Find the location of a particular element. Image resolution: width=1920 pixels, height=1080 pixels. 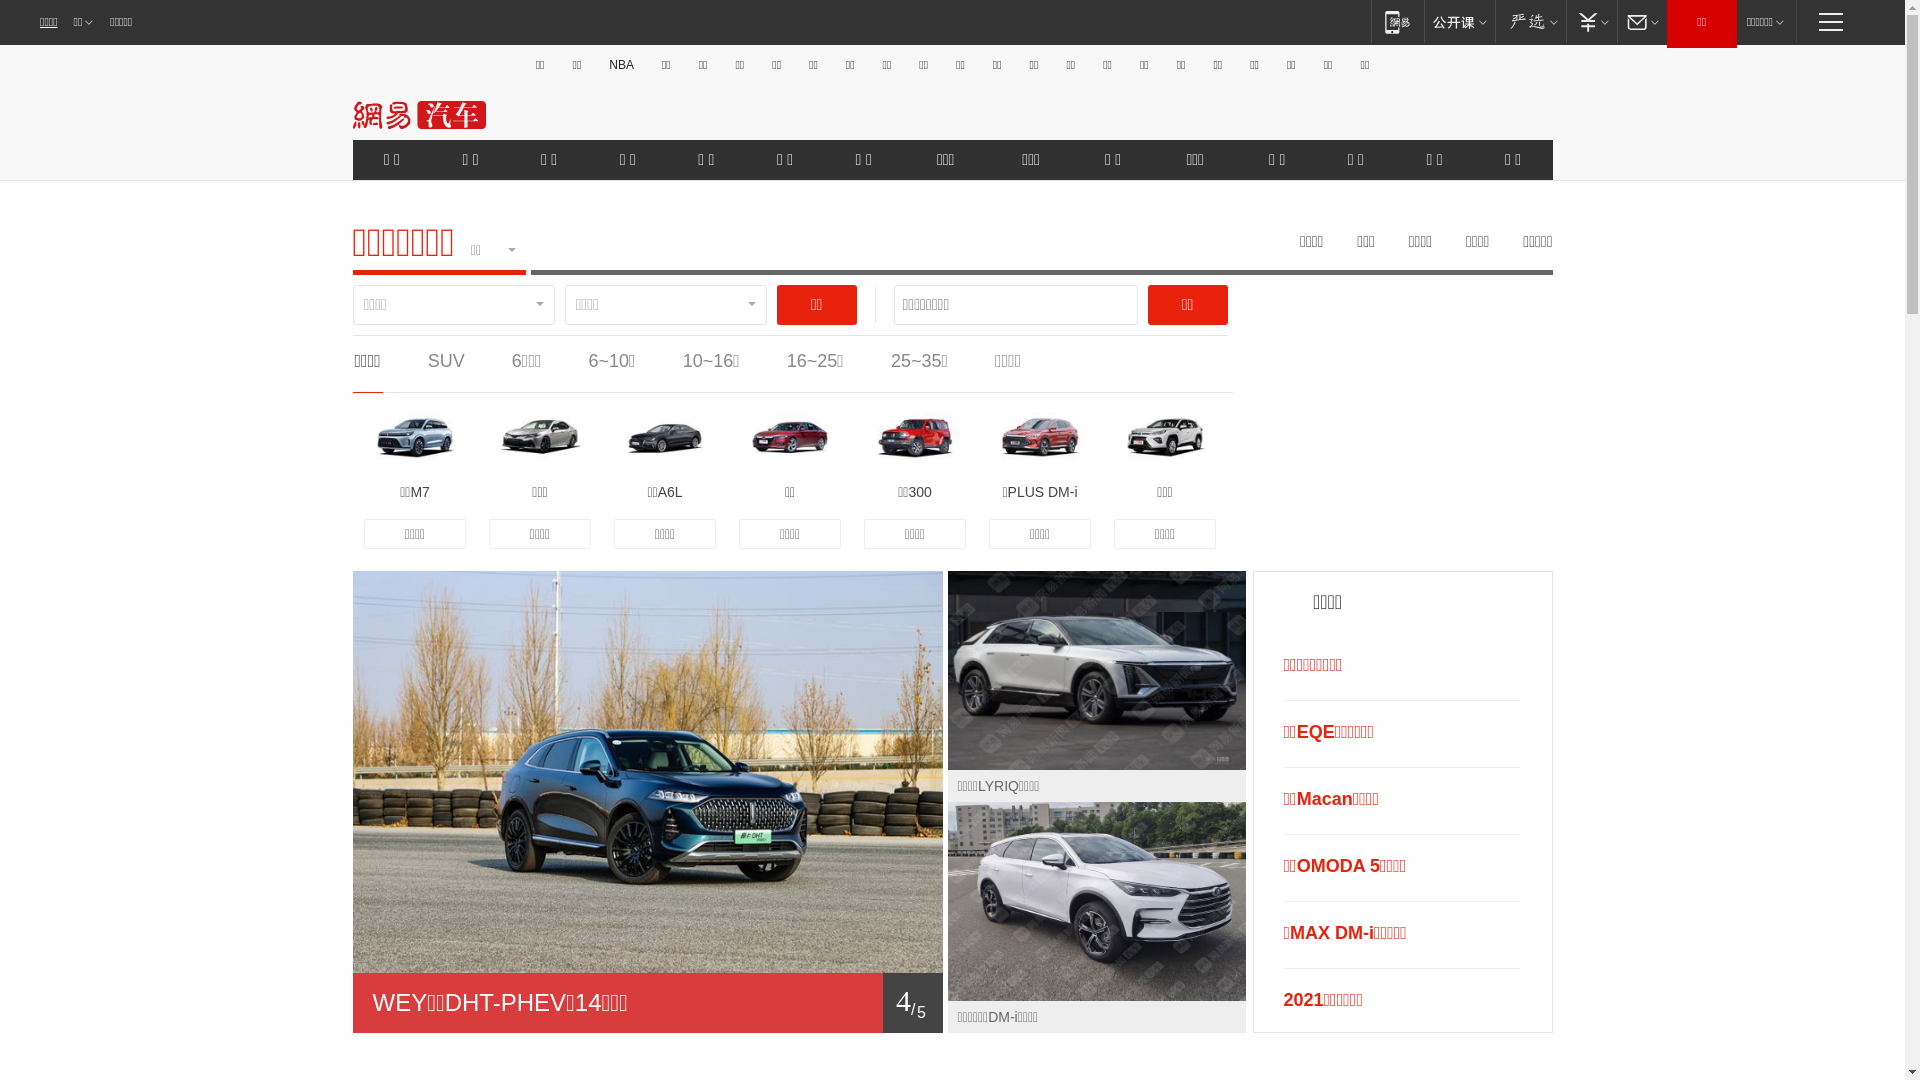

'SUV' is located at coordinates (445, 361).